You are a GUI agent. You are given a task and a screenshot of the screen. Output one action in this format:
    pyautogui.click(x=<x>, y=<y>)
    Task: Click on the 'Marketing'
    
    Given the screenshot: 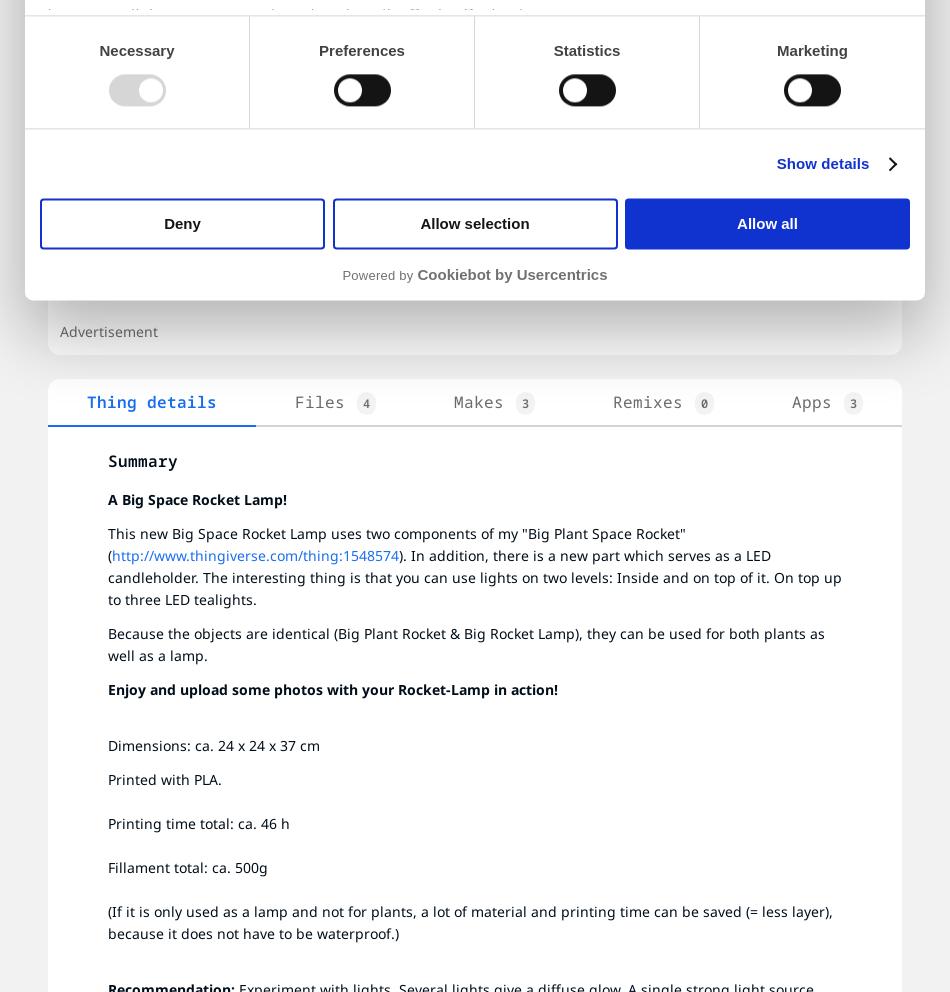 What is the action you would take?
    pyautogui.click(x=810, y=49)
    